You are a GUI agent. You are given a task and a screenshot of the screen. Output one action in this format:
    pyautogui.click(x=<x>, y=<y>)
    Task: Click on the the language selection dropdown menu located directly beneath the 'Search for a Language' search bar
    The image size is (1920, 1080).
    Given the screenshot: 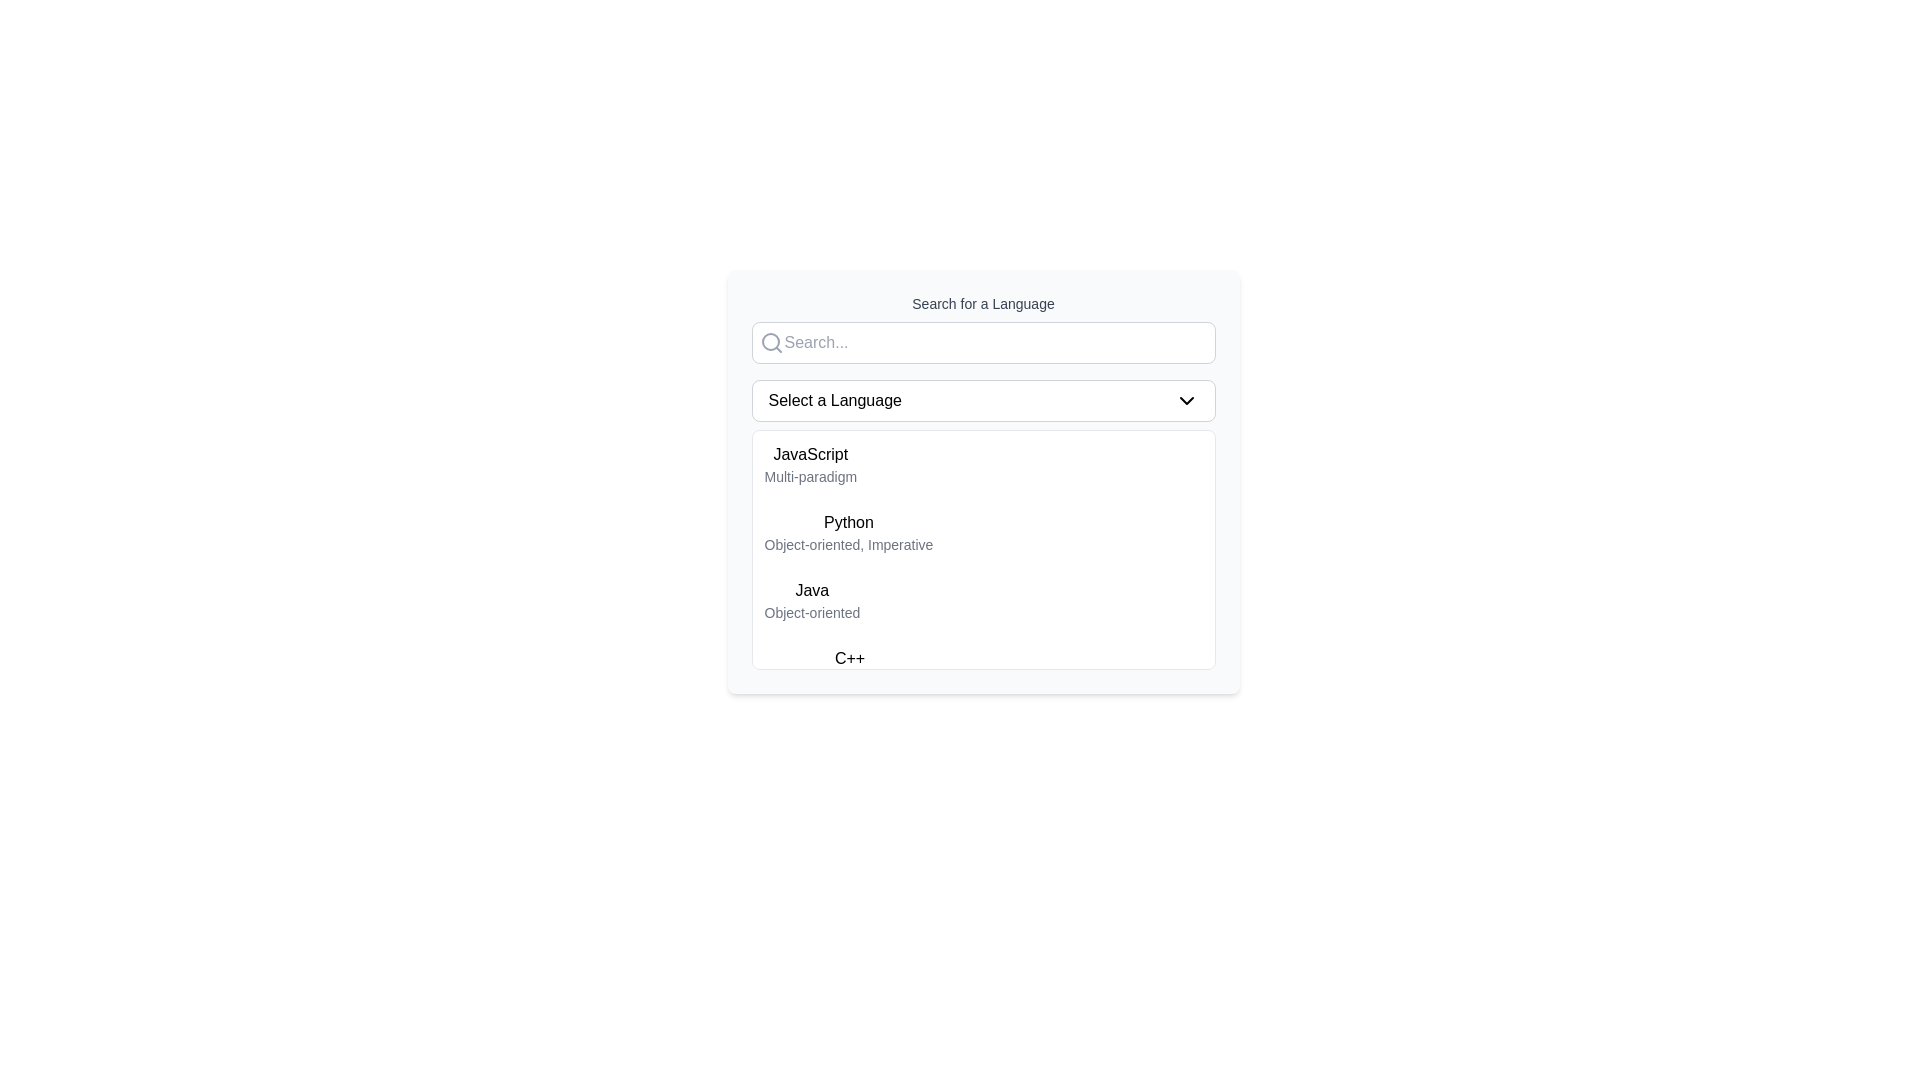 What is the action you would take?
    pyautogui.click(x=983, y=401)
    